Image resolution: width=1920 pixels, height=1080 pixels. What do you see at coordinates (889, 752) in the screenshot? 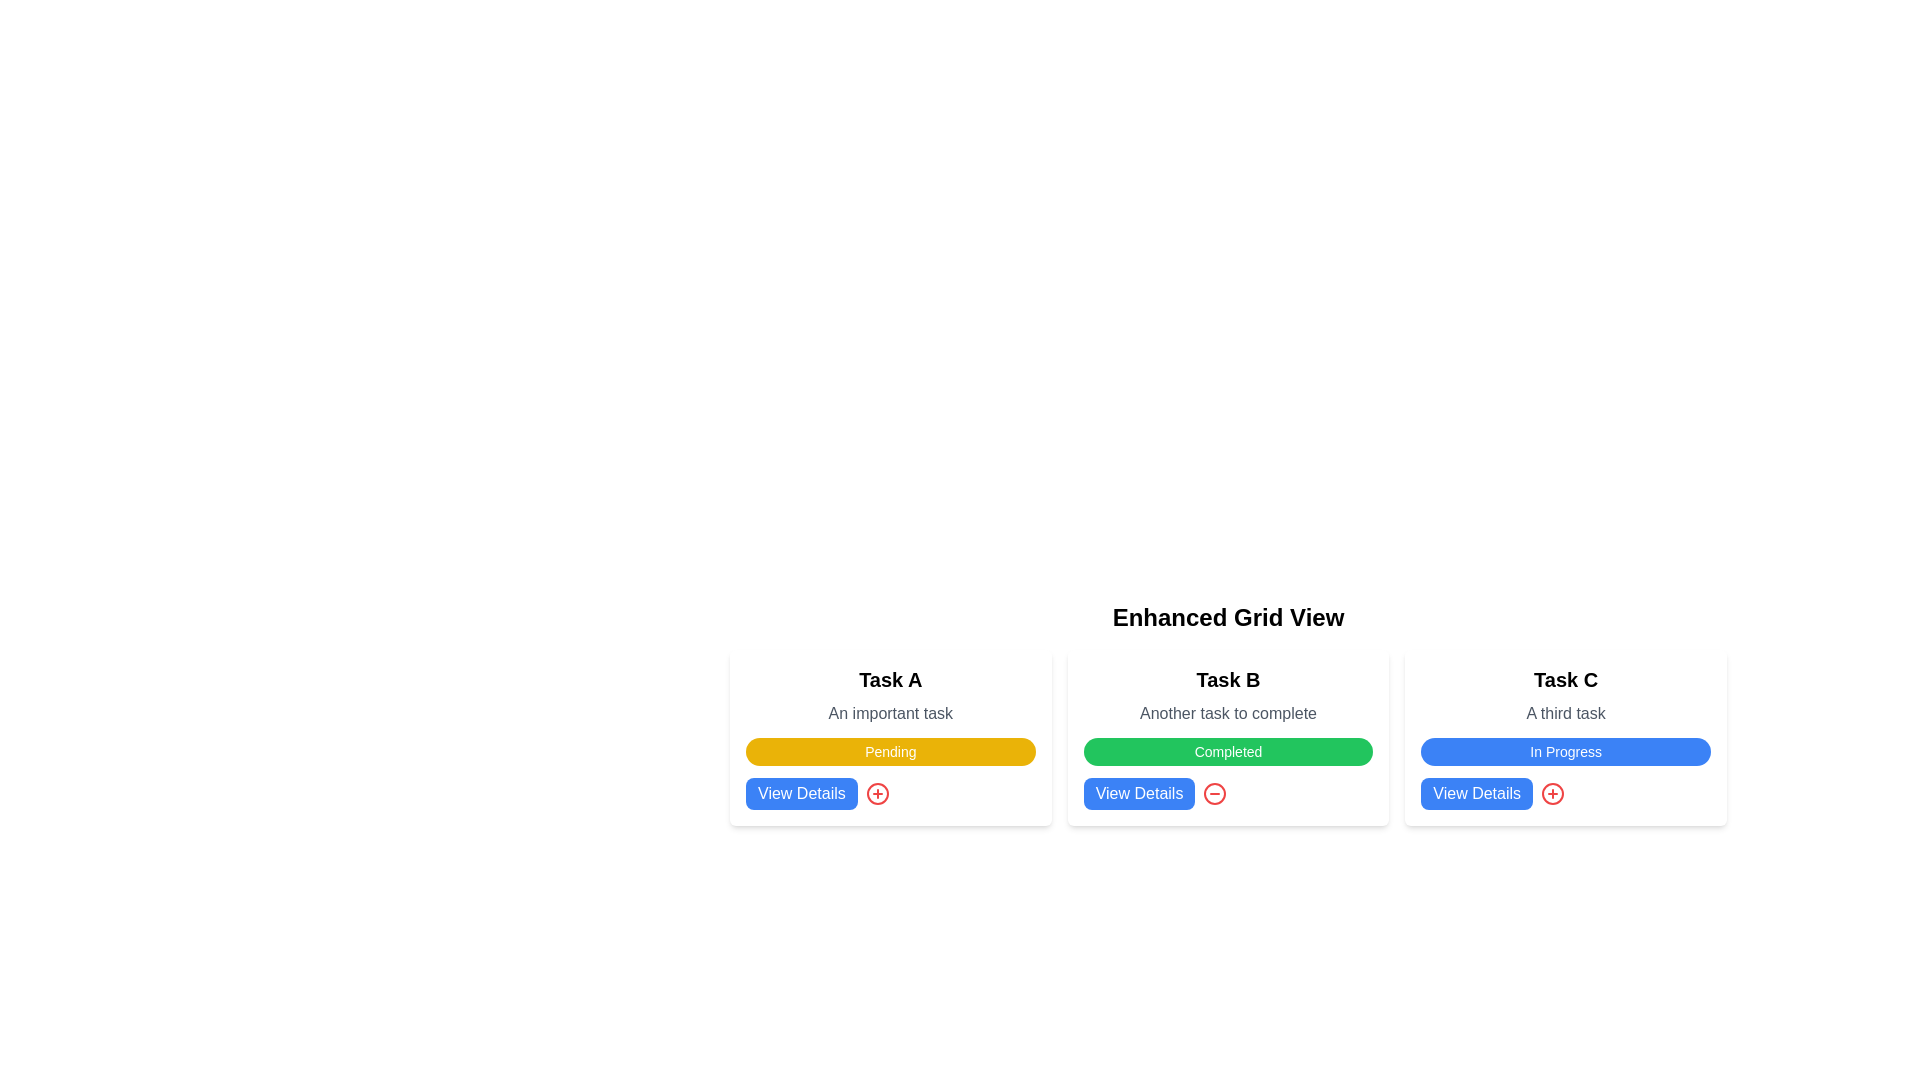
I see `the rectangular label with rounded edges that has a yellow background and white text reading 'Pending', which is located within the card for 'Task A'` at bounding box center [889, 752].